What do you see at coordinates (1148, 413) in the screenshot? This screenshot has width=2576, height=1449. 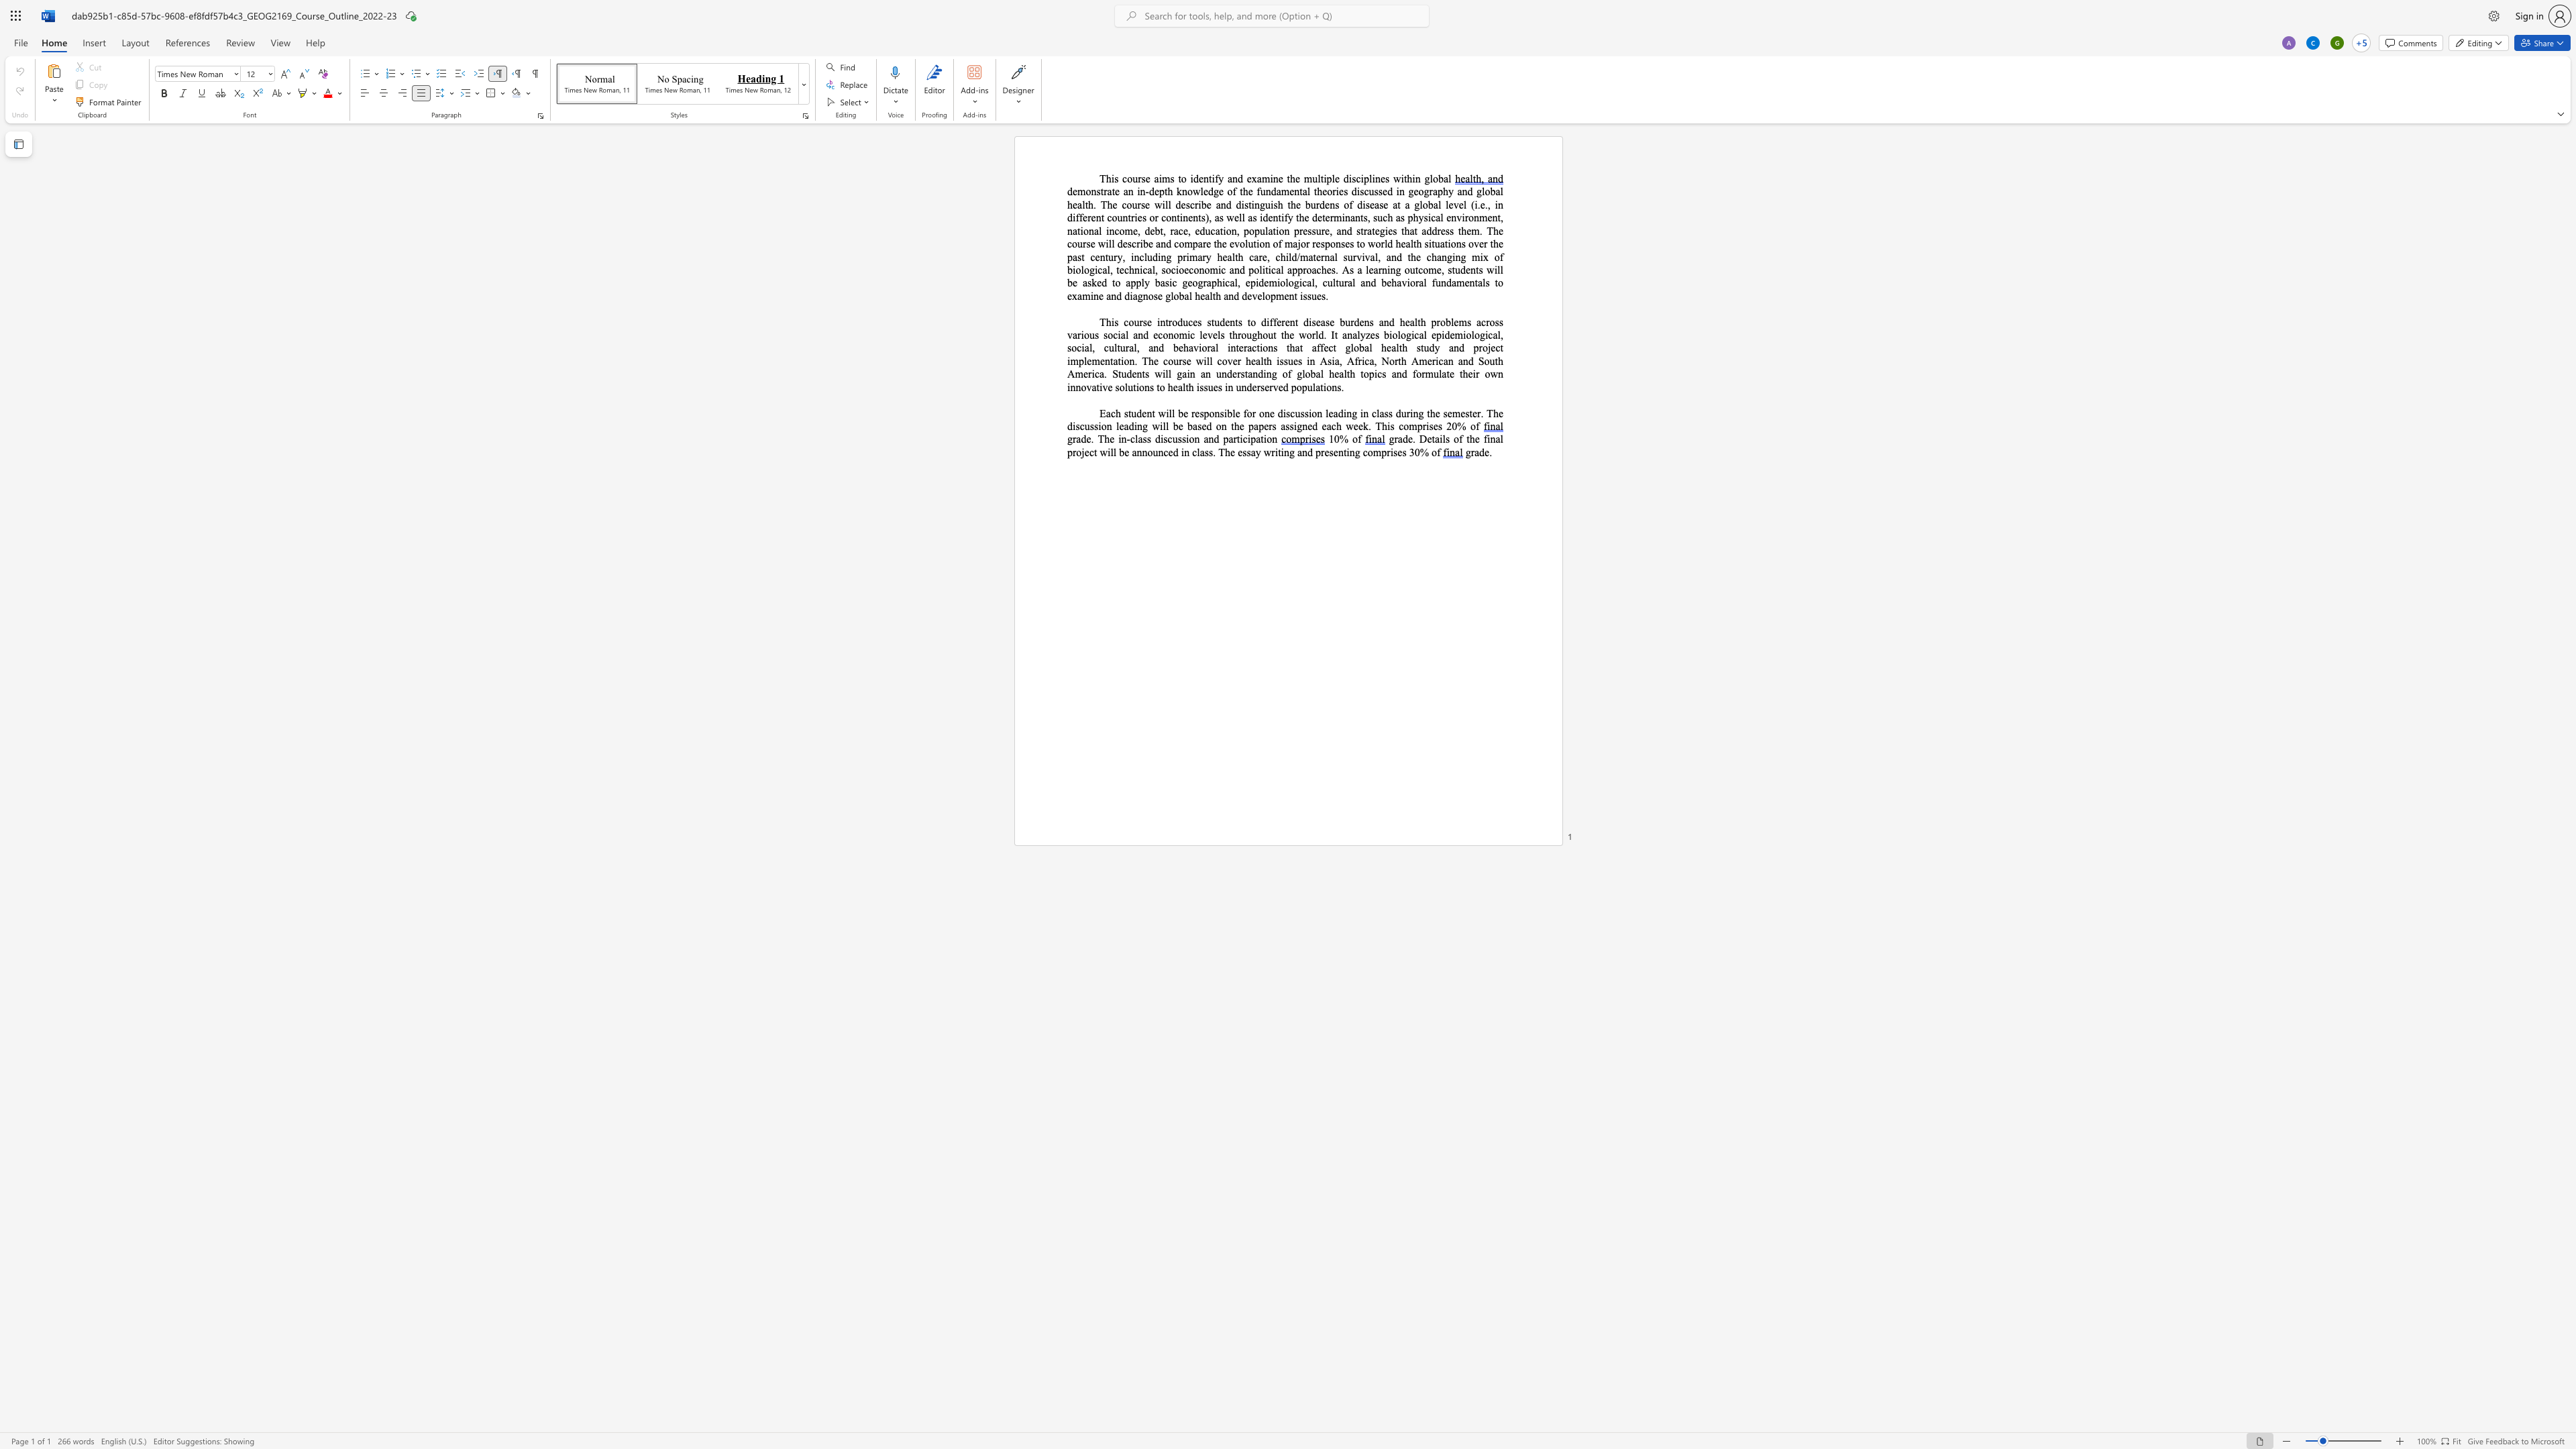 I see `the 1th character "n" in the text` at bounding box center [1148, 413].